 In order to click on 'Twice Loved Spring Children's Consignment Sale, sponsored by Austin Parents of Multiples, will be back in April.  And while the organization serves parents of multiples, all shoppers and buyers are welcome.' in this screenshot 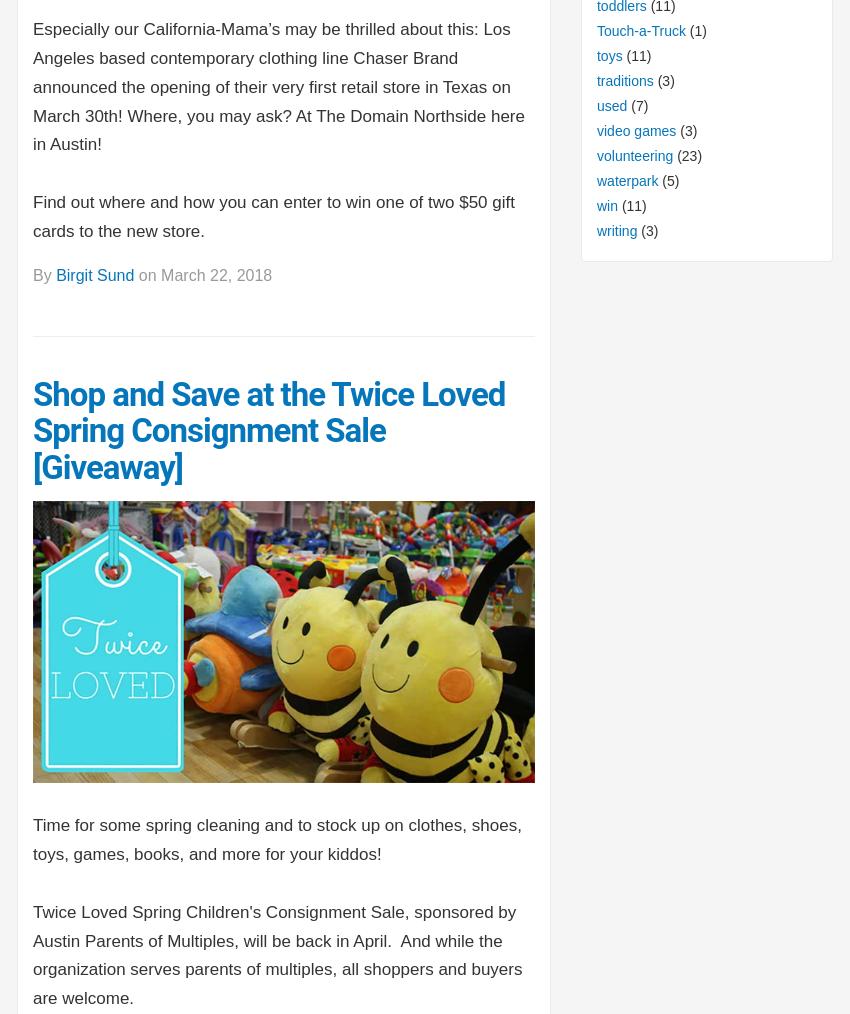, I will do `click(276, 954)`.